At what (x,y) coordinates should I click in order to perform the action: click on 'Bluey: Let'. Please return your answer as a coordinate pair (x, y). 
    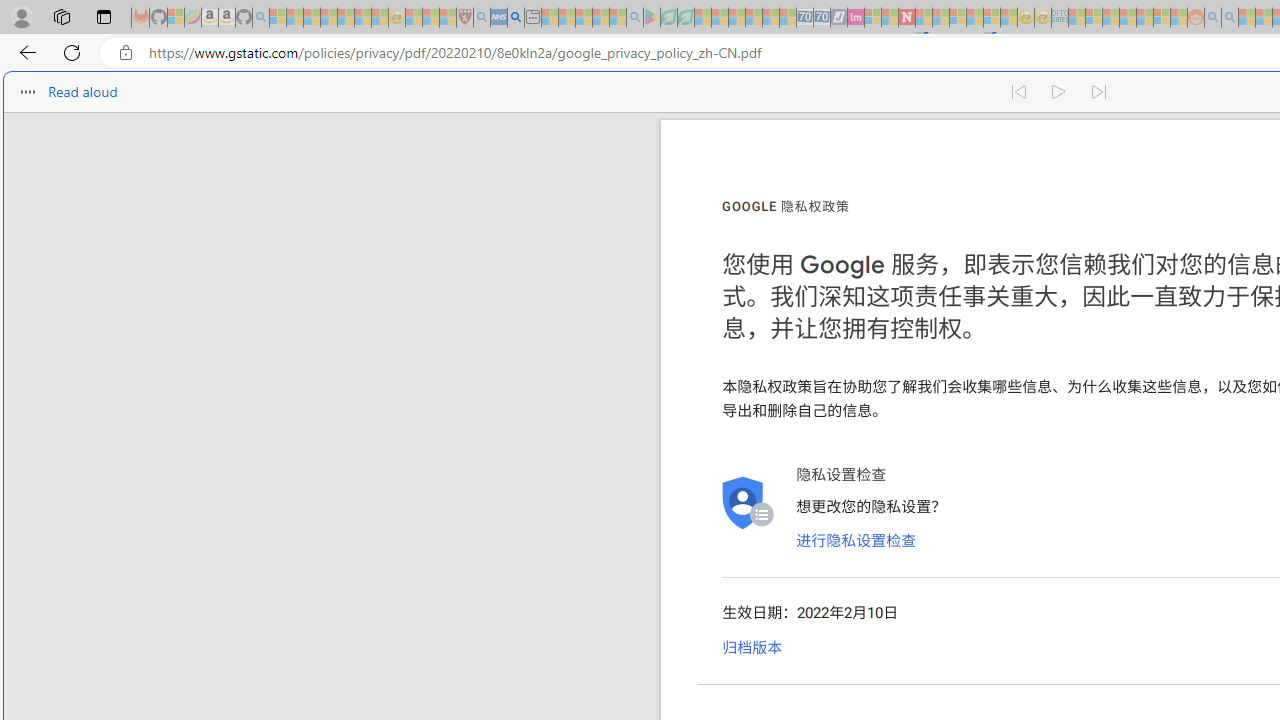
    Looking at the image, I should click on (652, 17).